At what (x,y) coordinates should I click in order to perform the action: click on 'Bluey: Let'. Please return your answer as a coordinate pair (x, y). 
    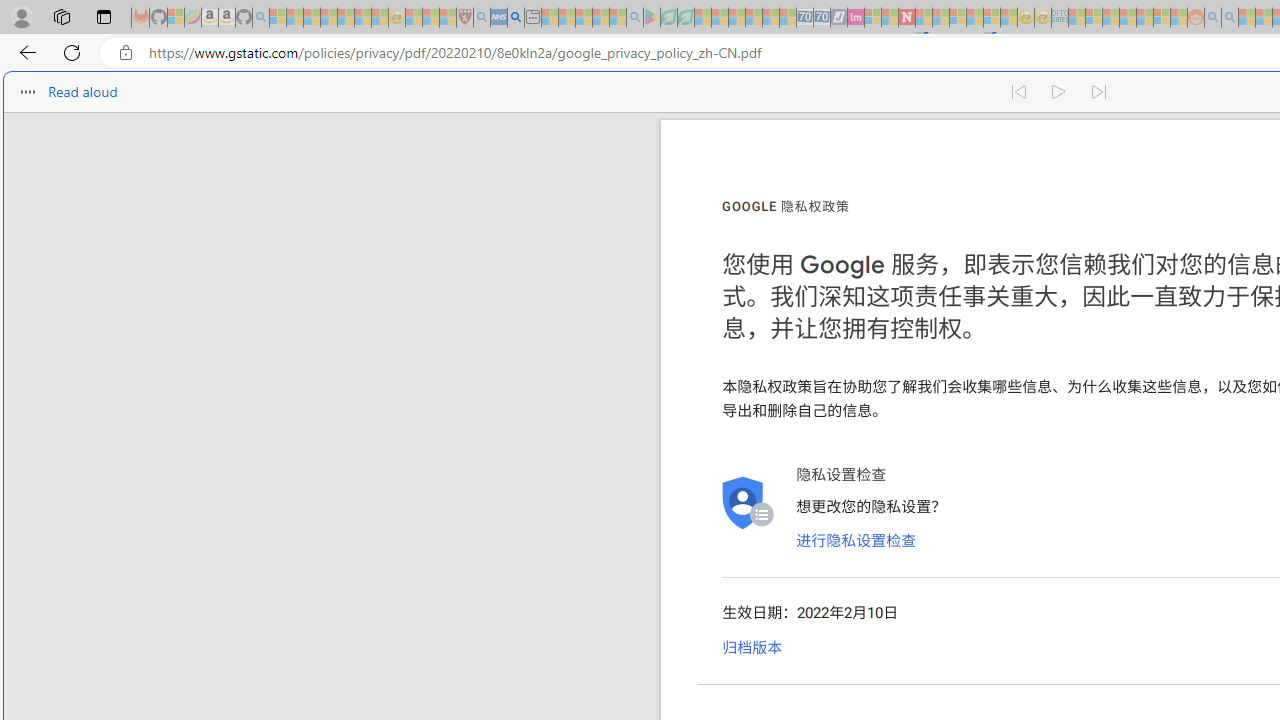
    Looking at the image, I should click on (652, 17).